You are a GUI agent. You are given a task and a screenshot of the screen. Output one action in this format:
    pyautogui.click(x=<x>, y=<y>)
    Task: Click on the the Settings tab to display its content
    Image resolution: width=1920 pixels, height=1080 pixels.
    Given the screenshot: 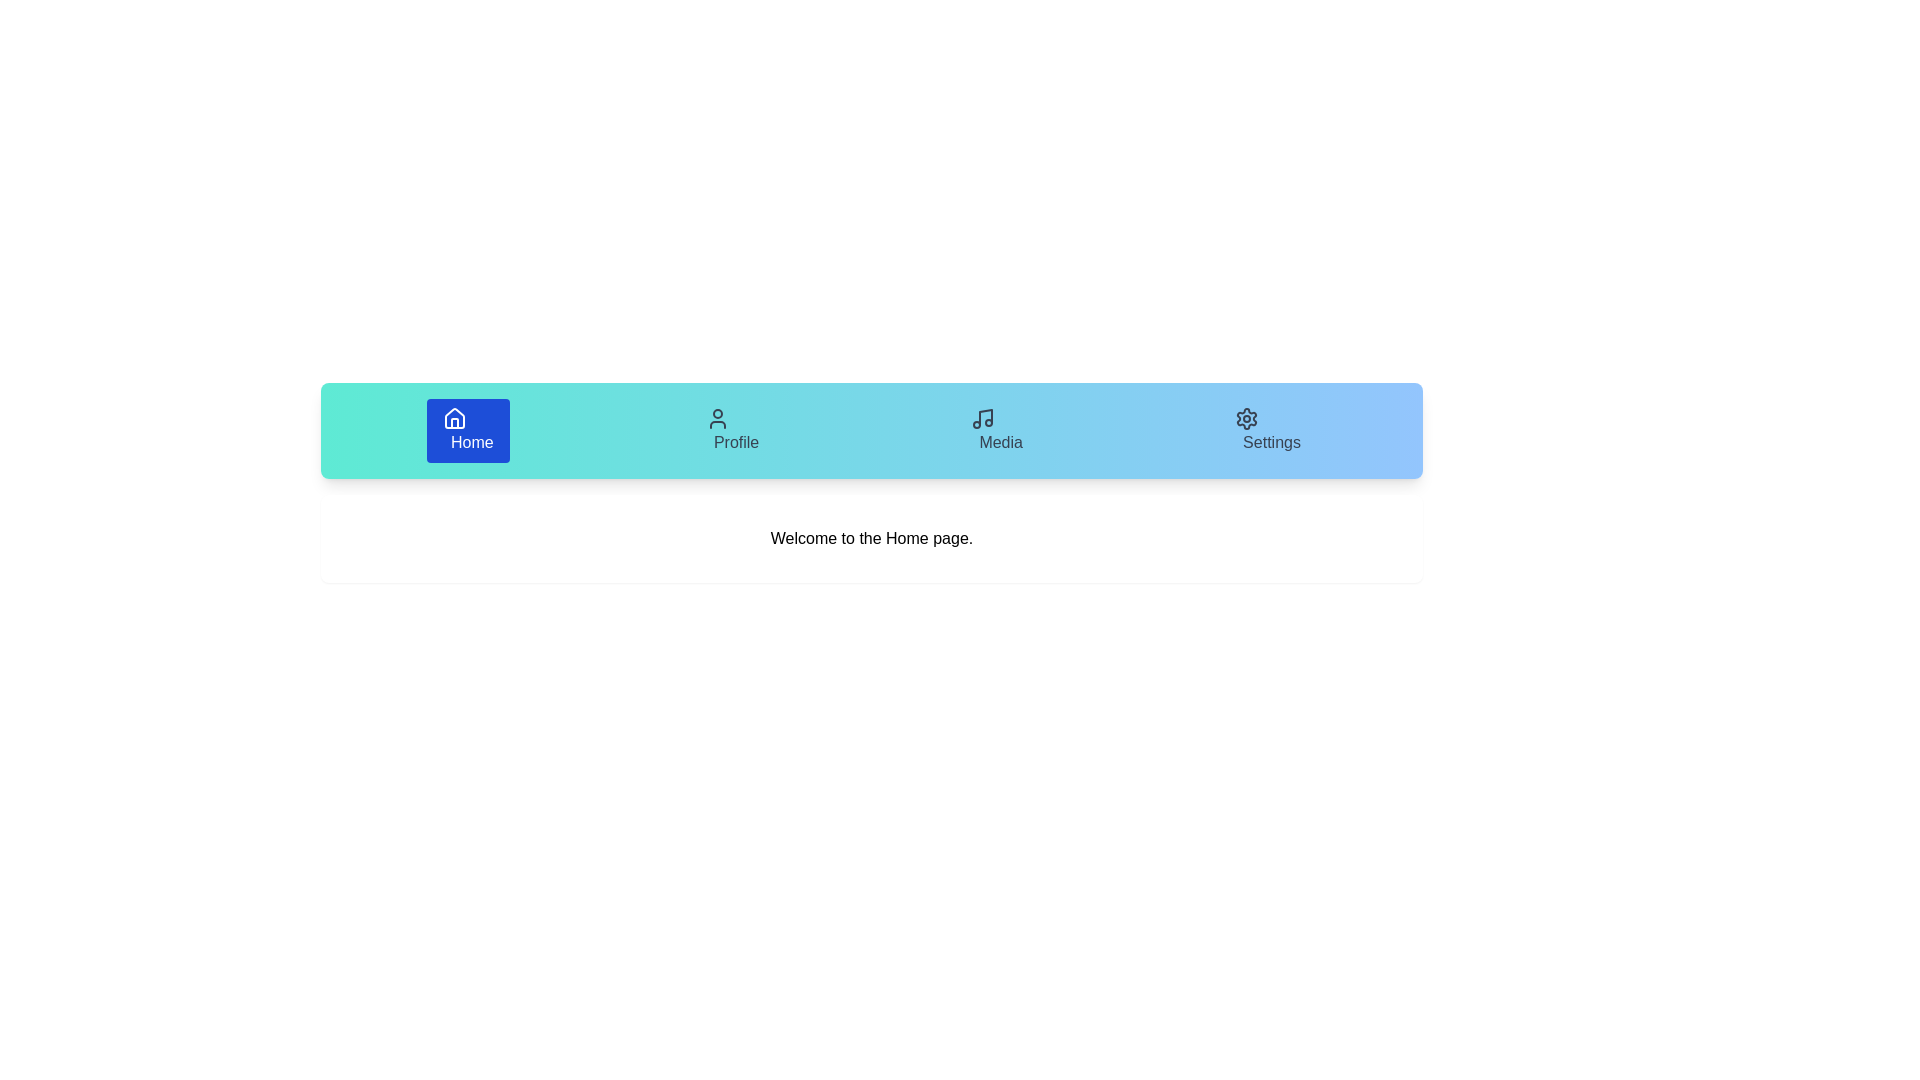 What is the action you would take?
    pyautogui.click(x=1266, y=430)
    